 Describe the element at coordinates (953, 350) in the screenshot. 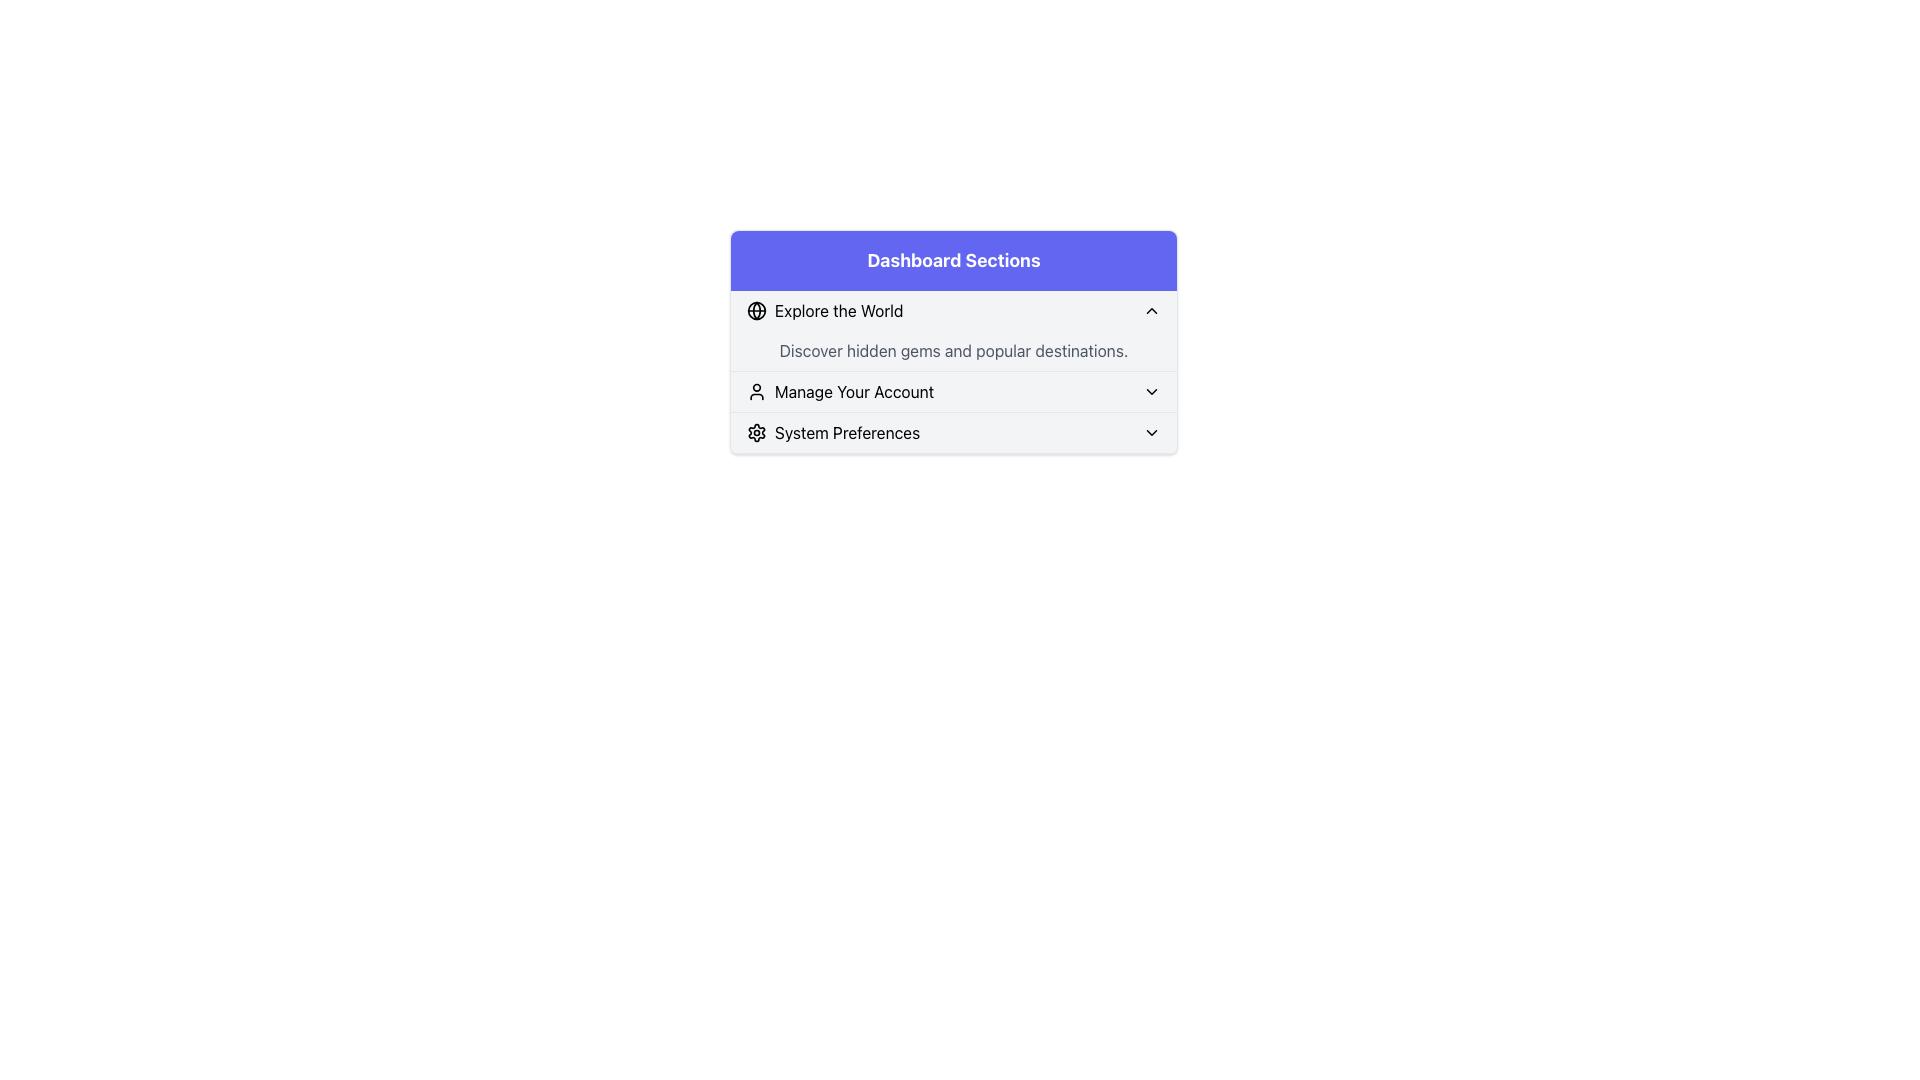

I see `the descriptive Text Label under the 'Explore the World' section on the Dashboard, which provides additional details about its contents` at that location.